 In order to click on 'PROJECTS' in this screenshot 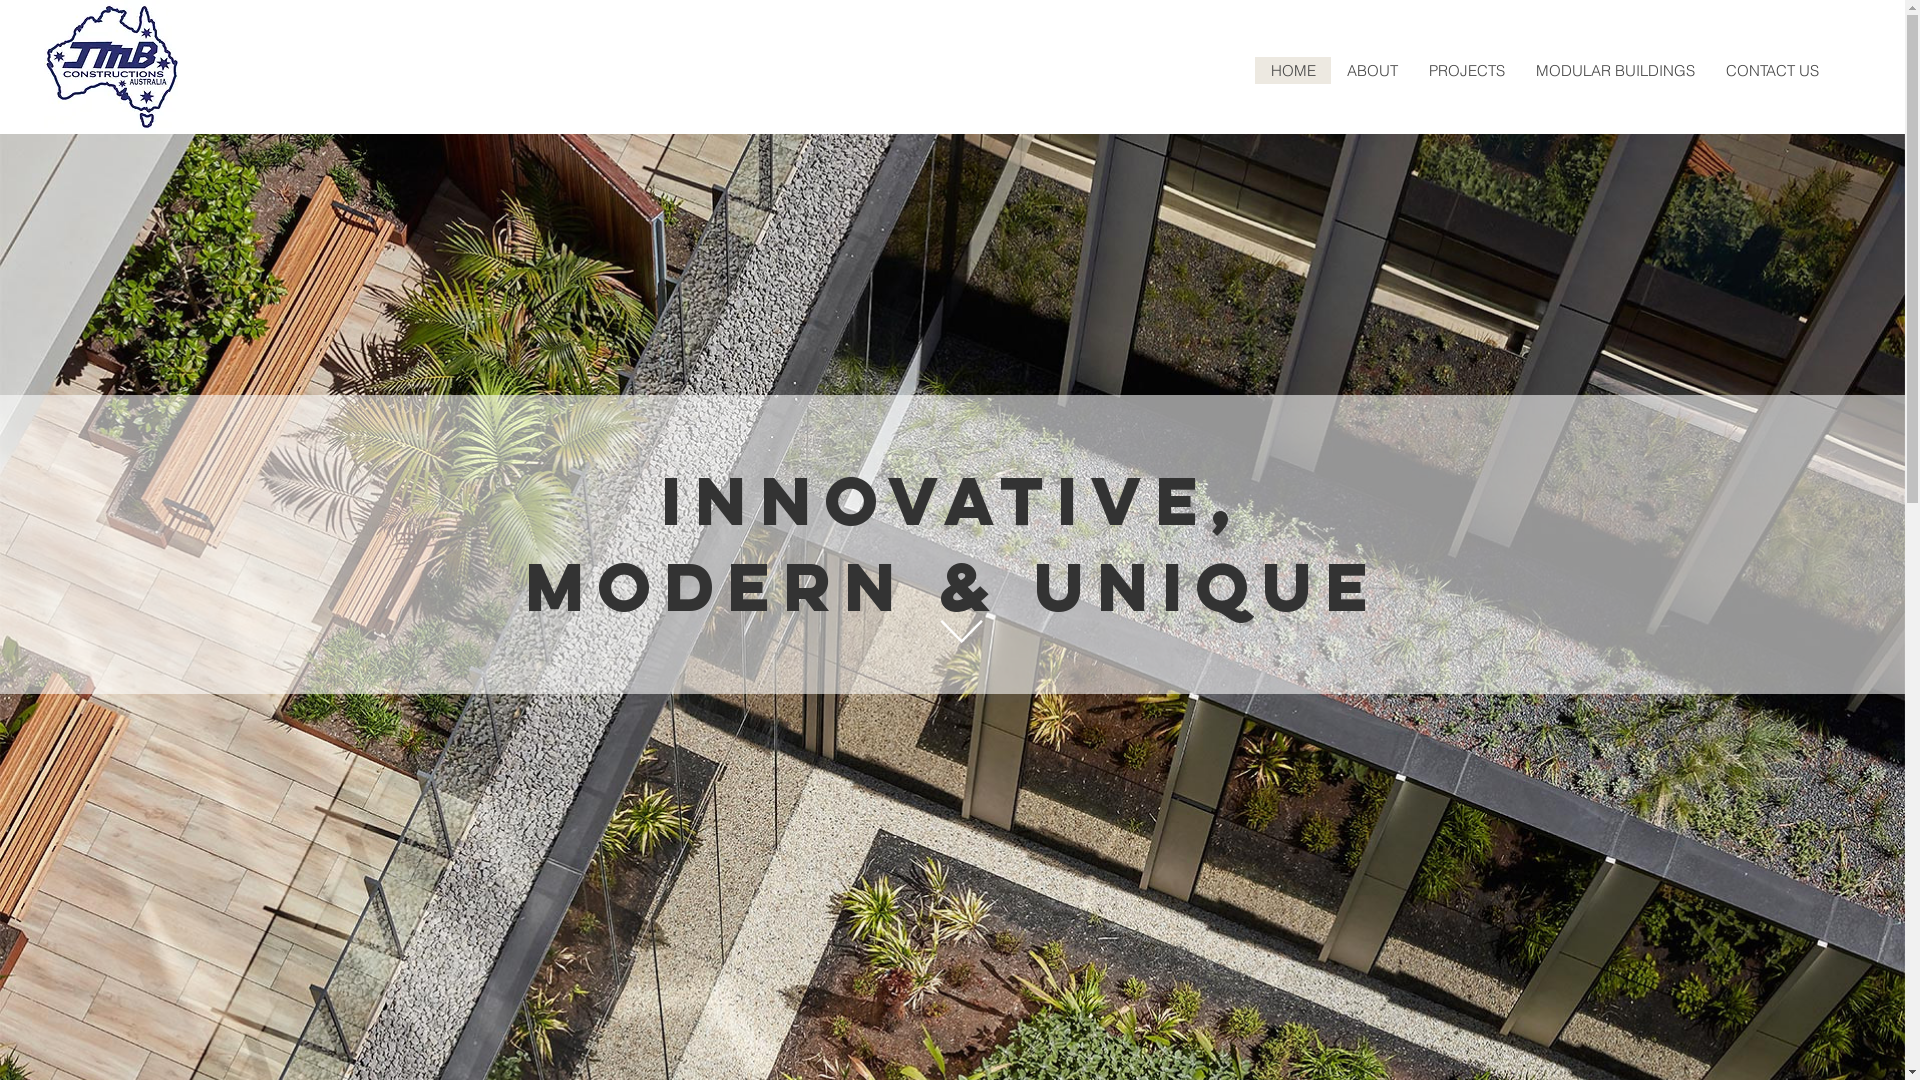, I will do `click(1411, 69)`.